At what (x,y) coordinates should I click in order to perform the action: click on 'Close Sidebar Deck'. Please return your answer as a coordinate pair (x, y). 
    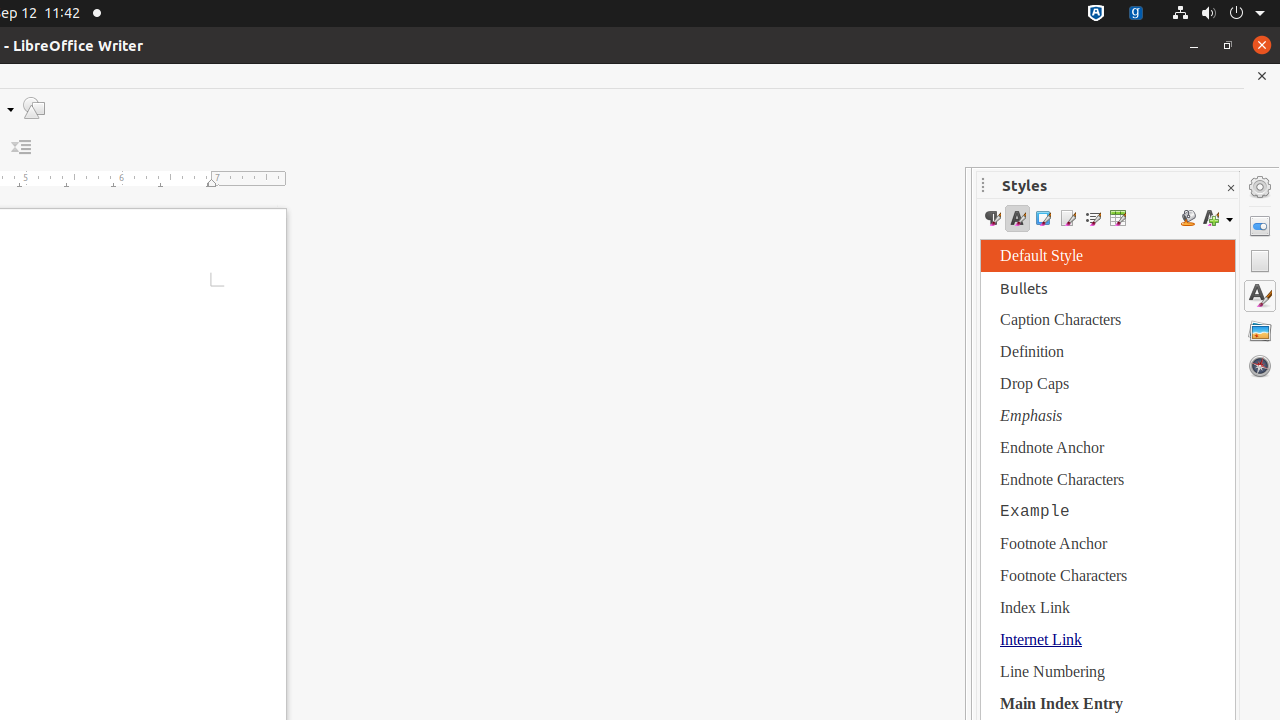
    Looking at the image, I should click on (1229, 188).